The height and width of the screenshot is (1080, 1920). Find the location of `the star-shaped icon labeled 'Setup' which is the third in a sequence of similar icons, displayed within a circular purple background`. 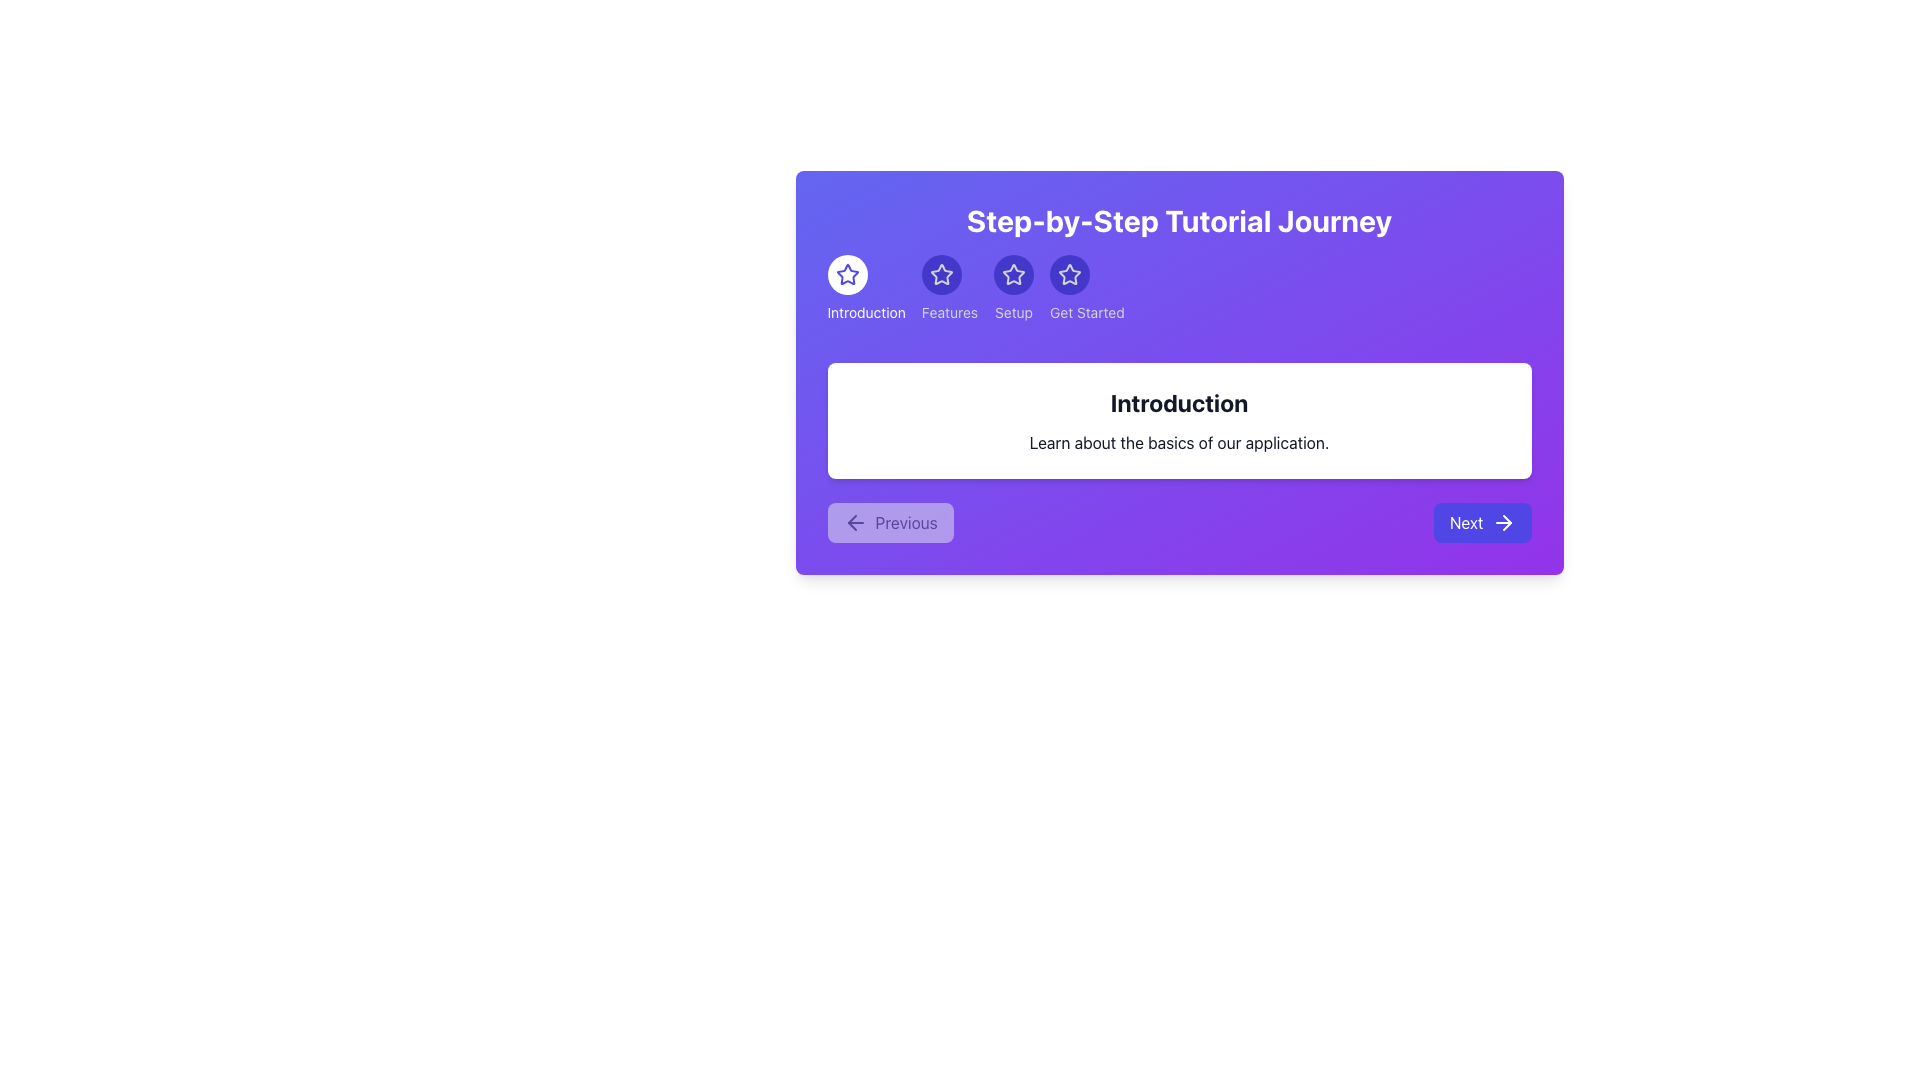

the star-shaped icon labeled 'Setup' which is the third in a sequence of similar icons, displayed within a circular purple background is located at coordinates (1014, 274).